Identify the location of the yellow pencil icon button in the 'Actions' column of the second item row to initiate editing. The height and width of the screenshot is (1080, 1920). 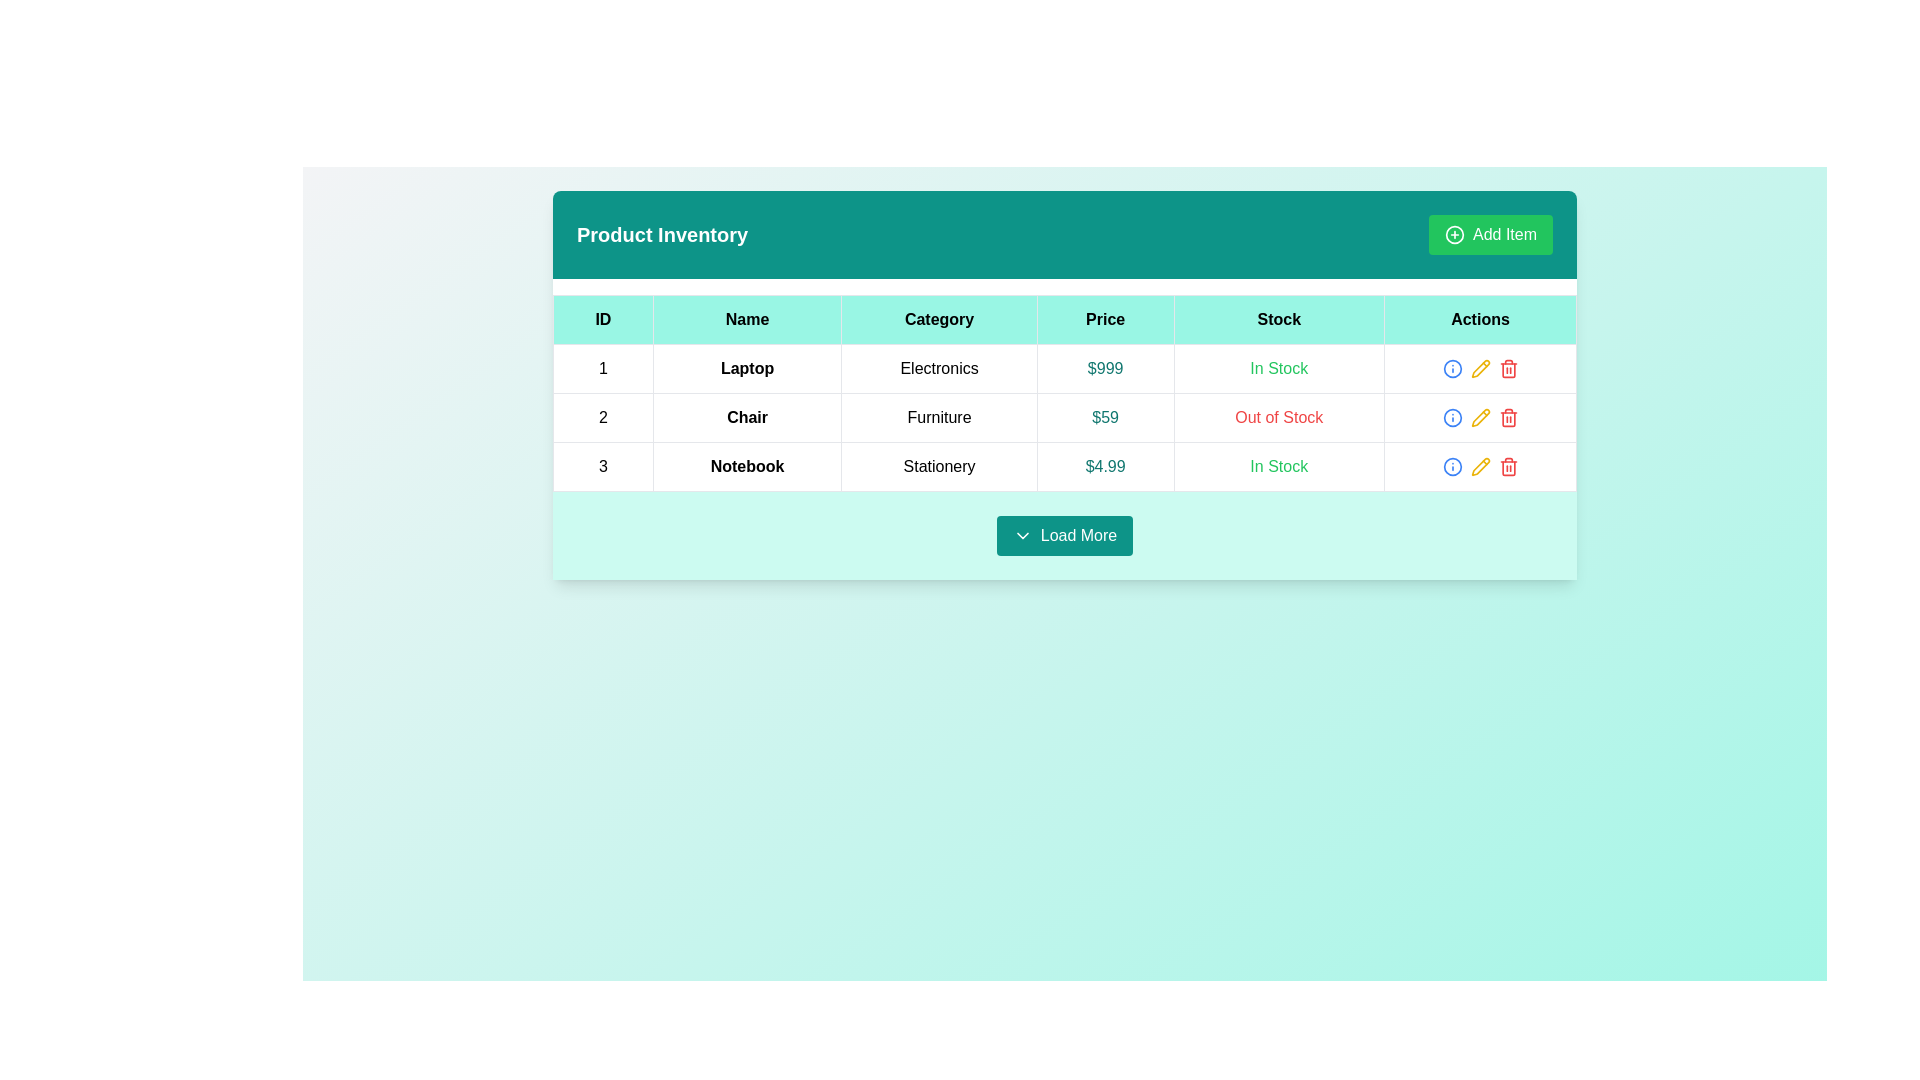
(1480, 416).